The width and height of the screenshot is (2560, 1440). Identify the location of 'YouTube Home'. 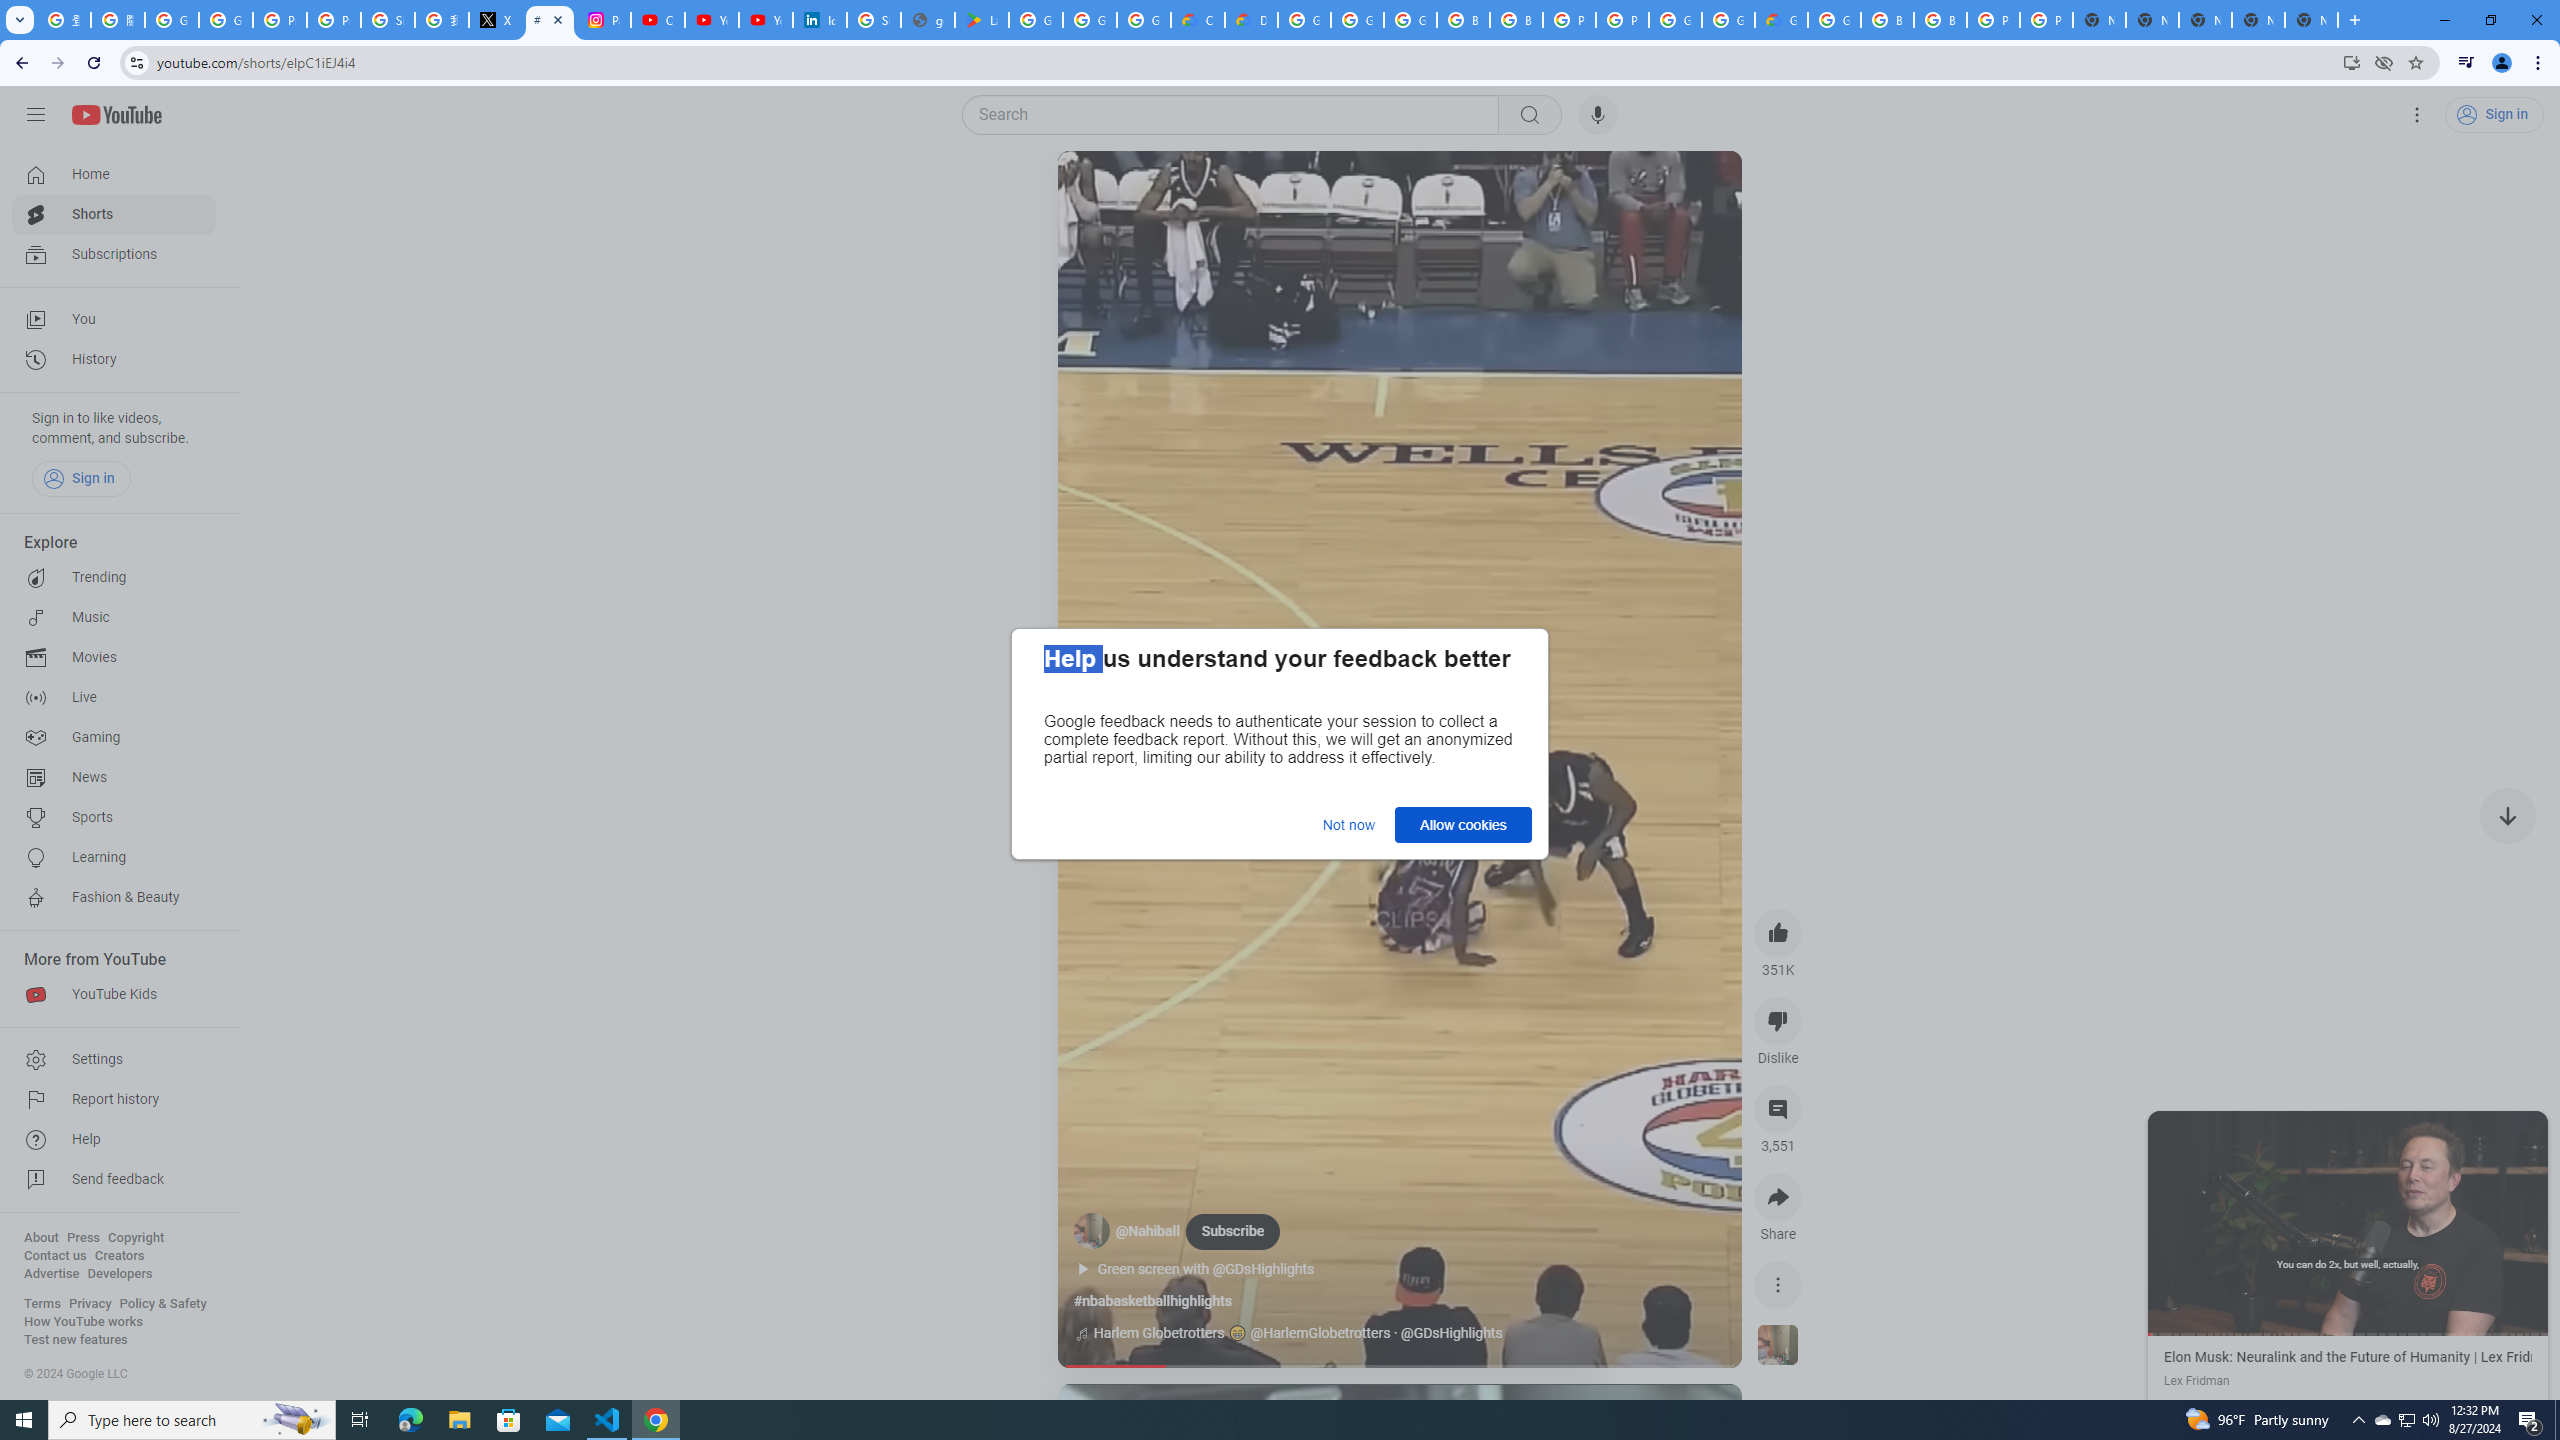
(115, 114).